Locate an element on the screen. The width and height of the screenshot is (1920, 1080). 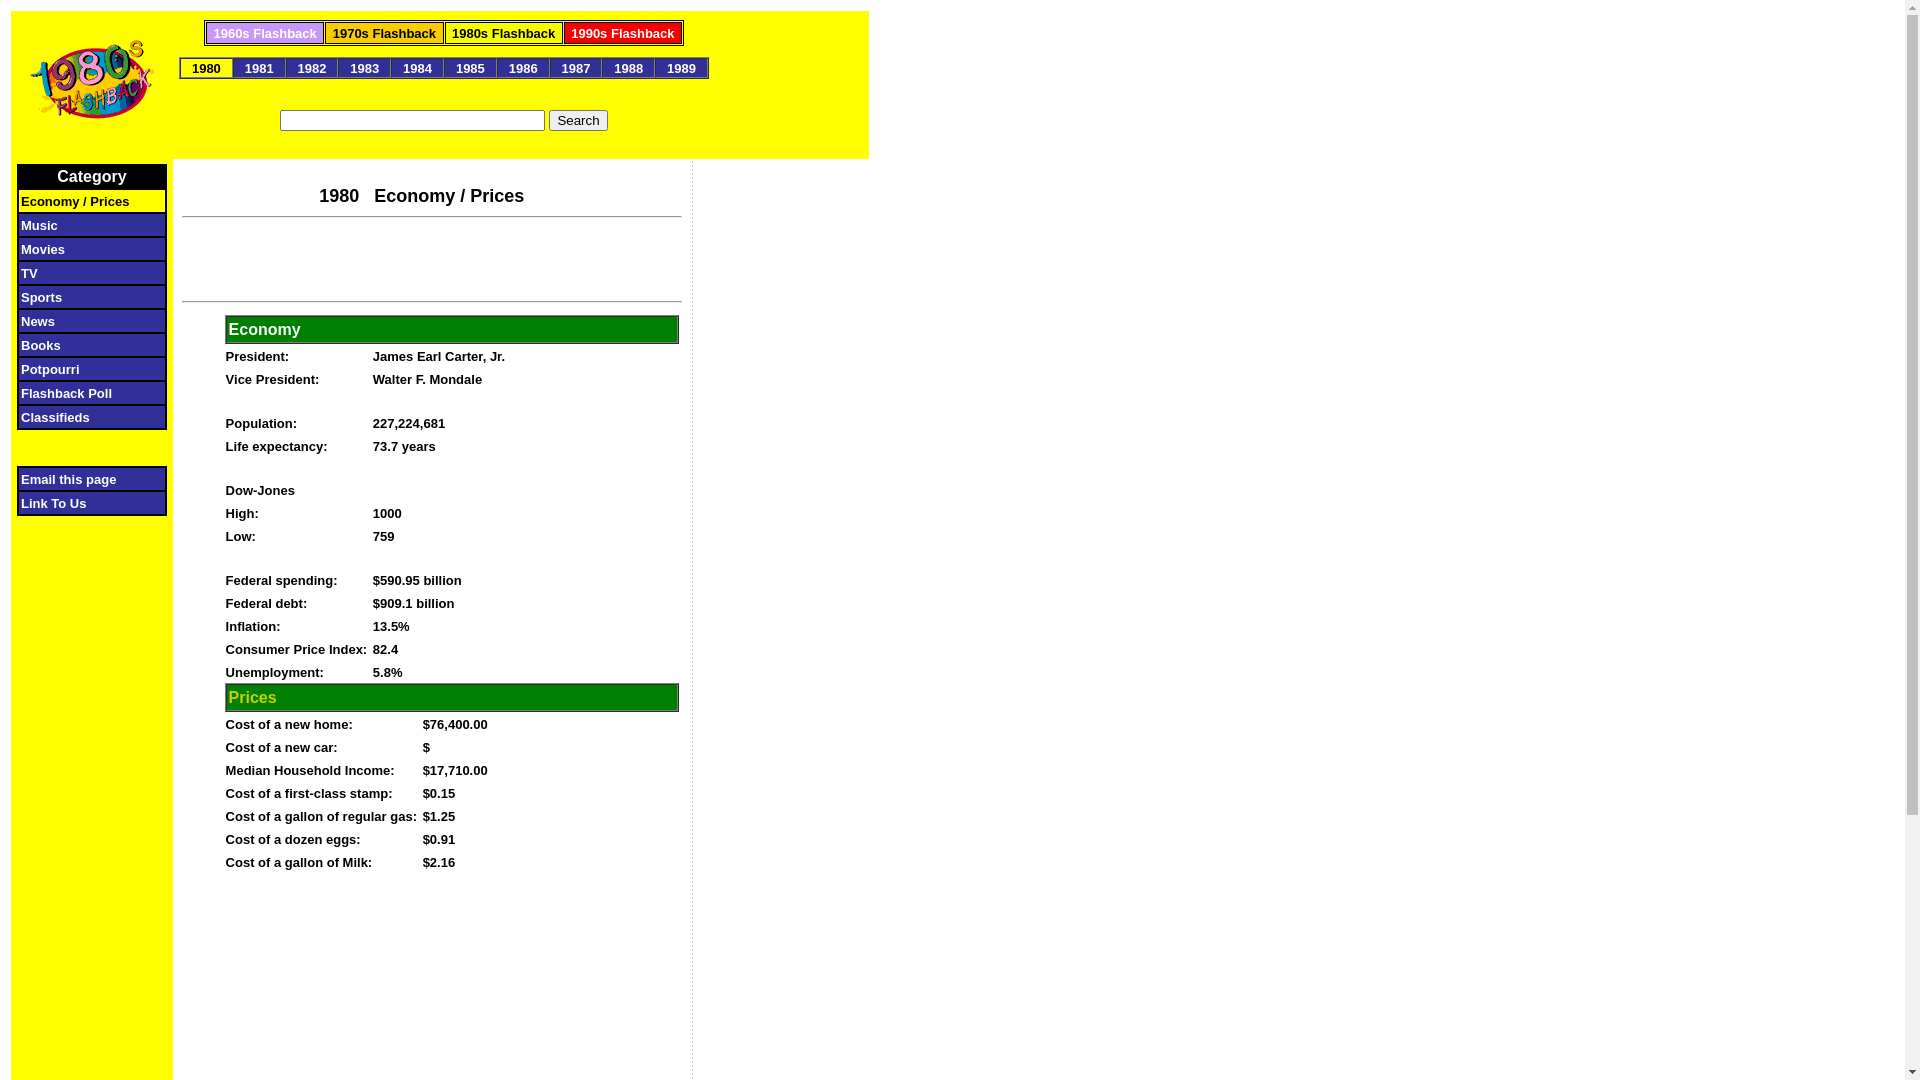
'Potpourri                 ' is located at coordinates (80, 368).